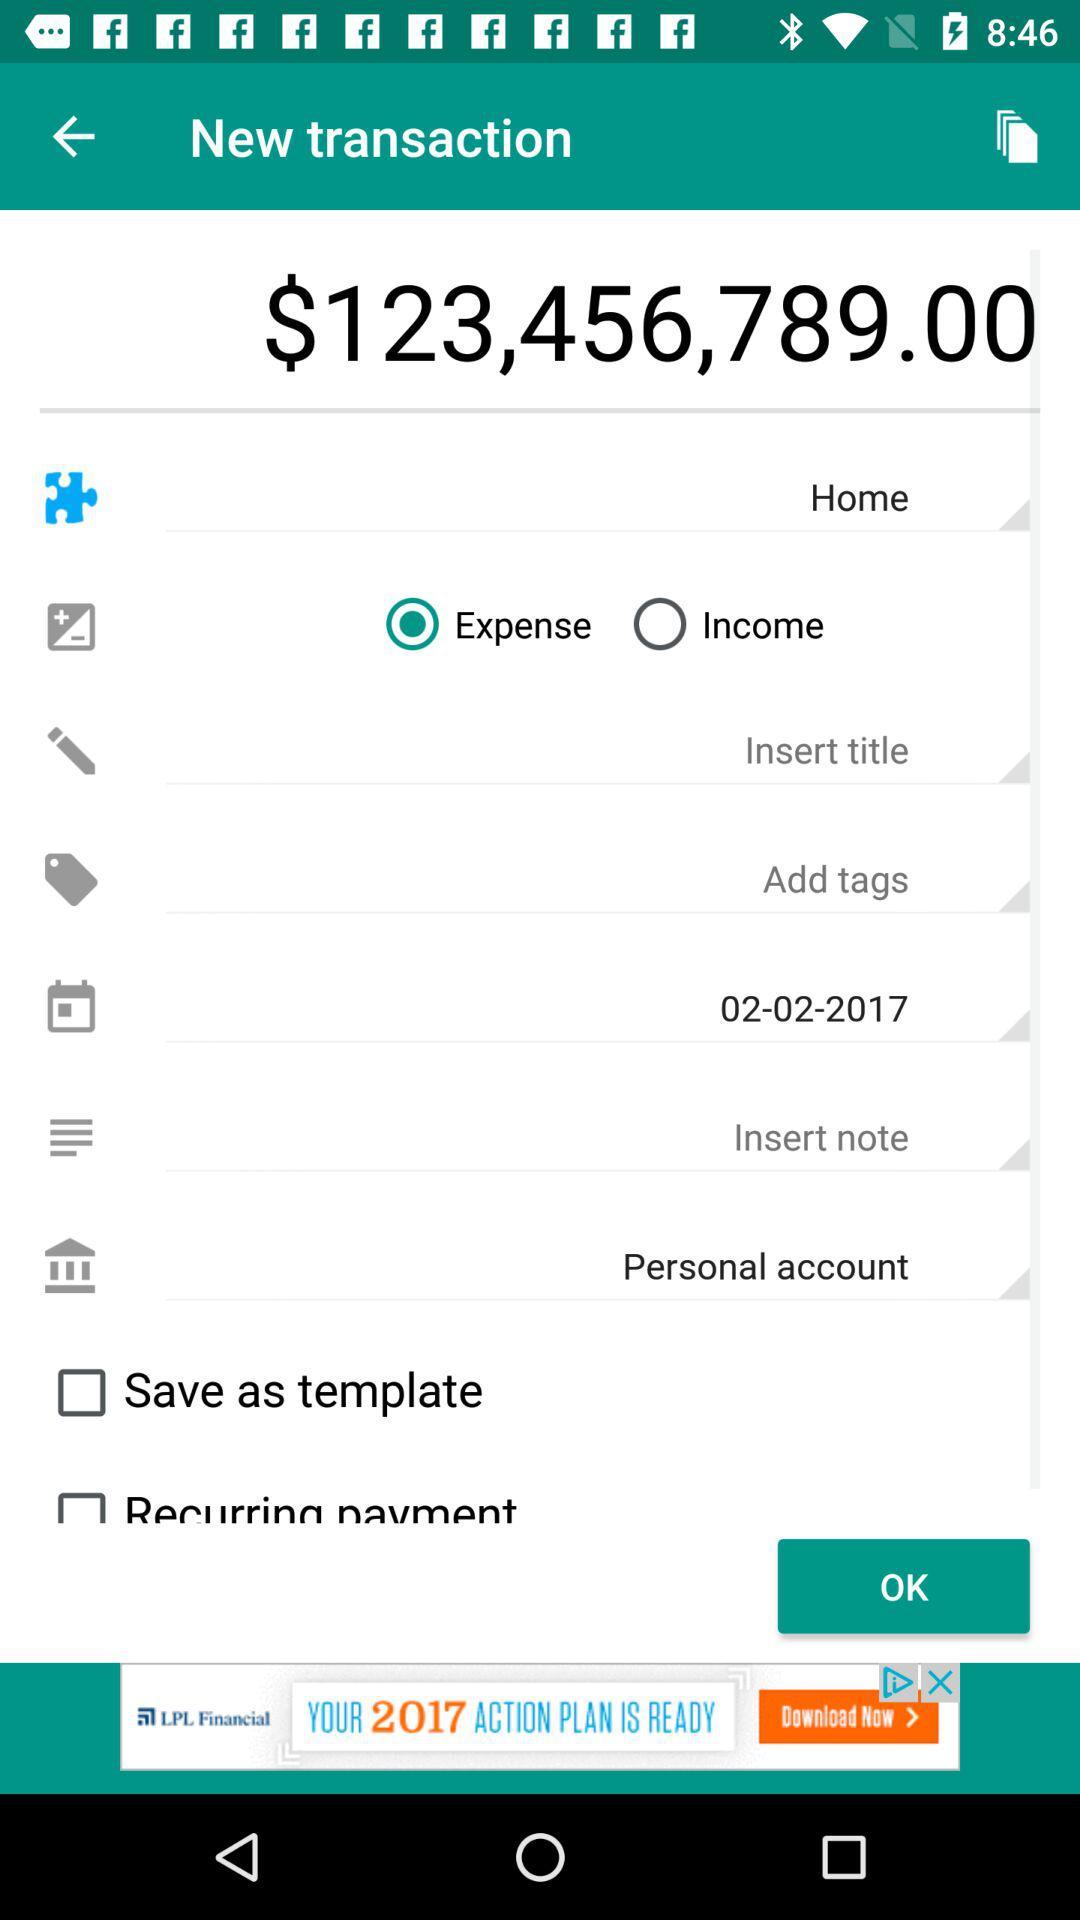 The image size is (1080, 1920). What do you see at coordinates (596, 879) in the screenshot?
I see `tage` at bounding box center [596, 879].